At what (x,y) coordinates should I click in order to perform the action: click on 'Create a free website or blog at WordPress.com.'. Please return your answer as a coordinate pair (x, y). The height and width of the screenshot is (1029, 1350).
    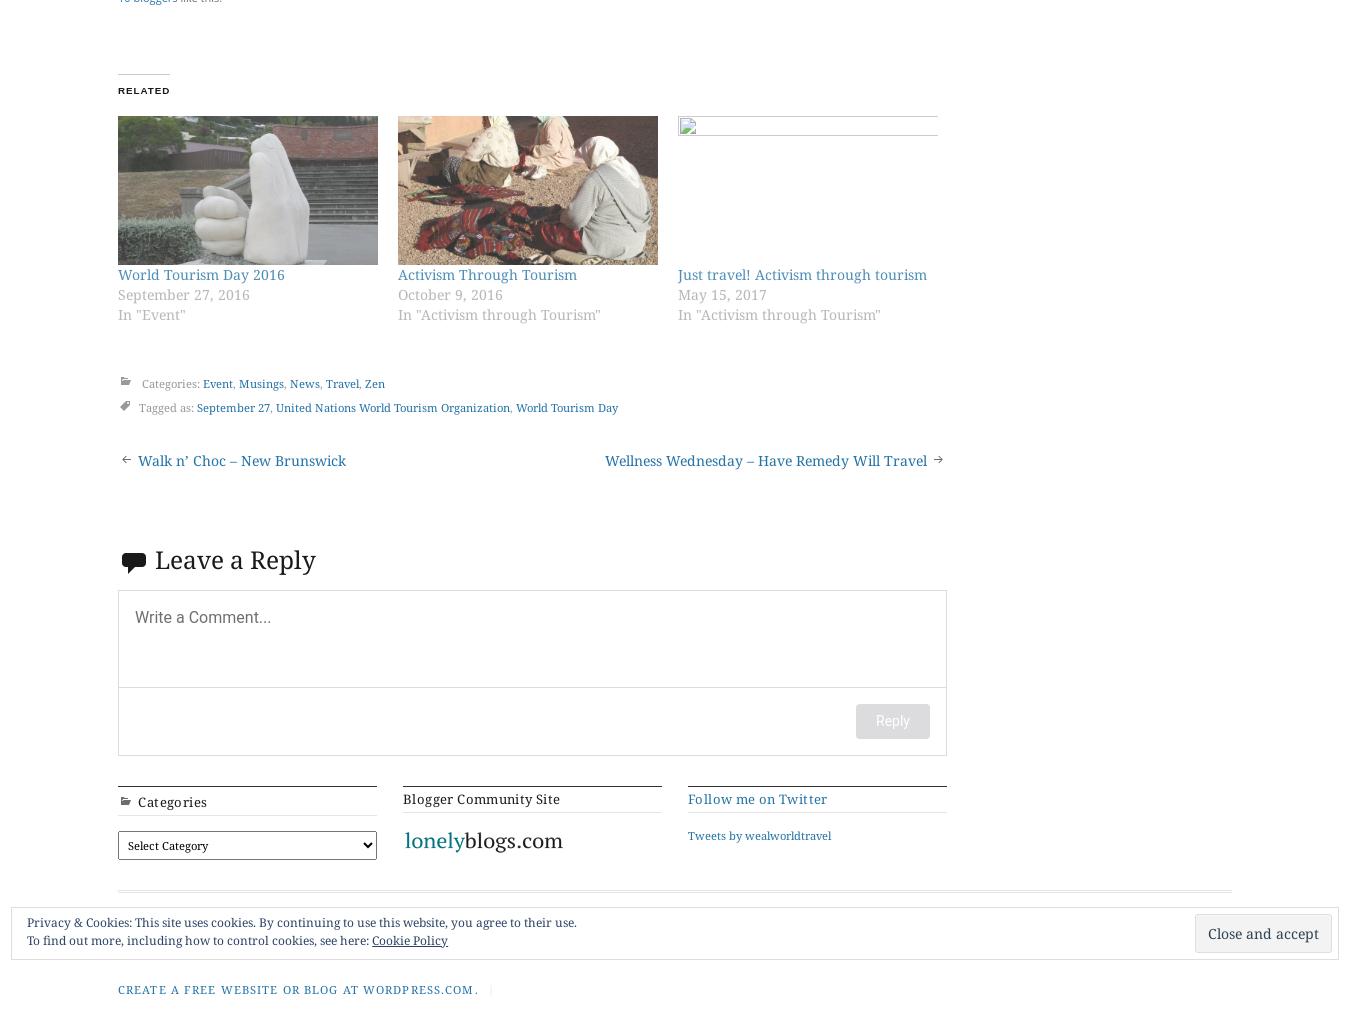
    Looking at the image, I should click on (296, 987).